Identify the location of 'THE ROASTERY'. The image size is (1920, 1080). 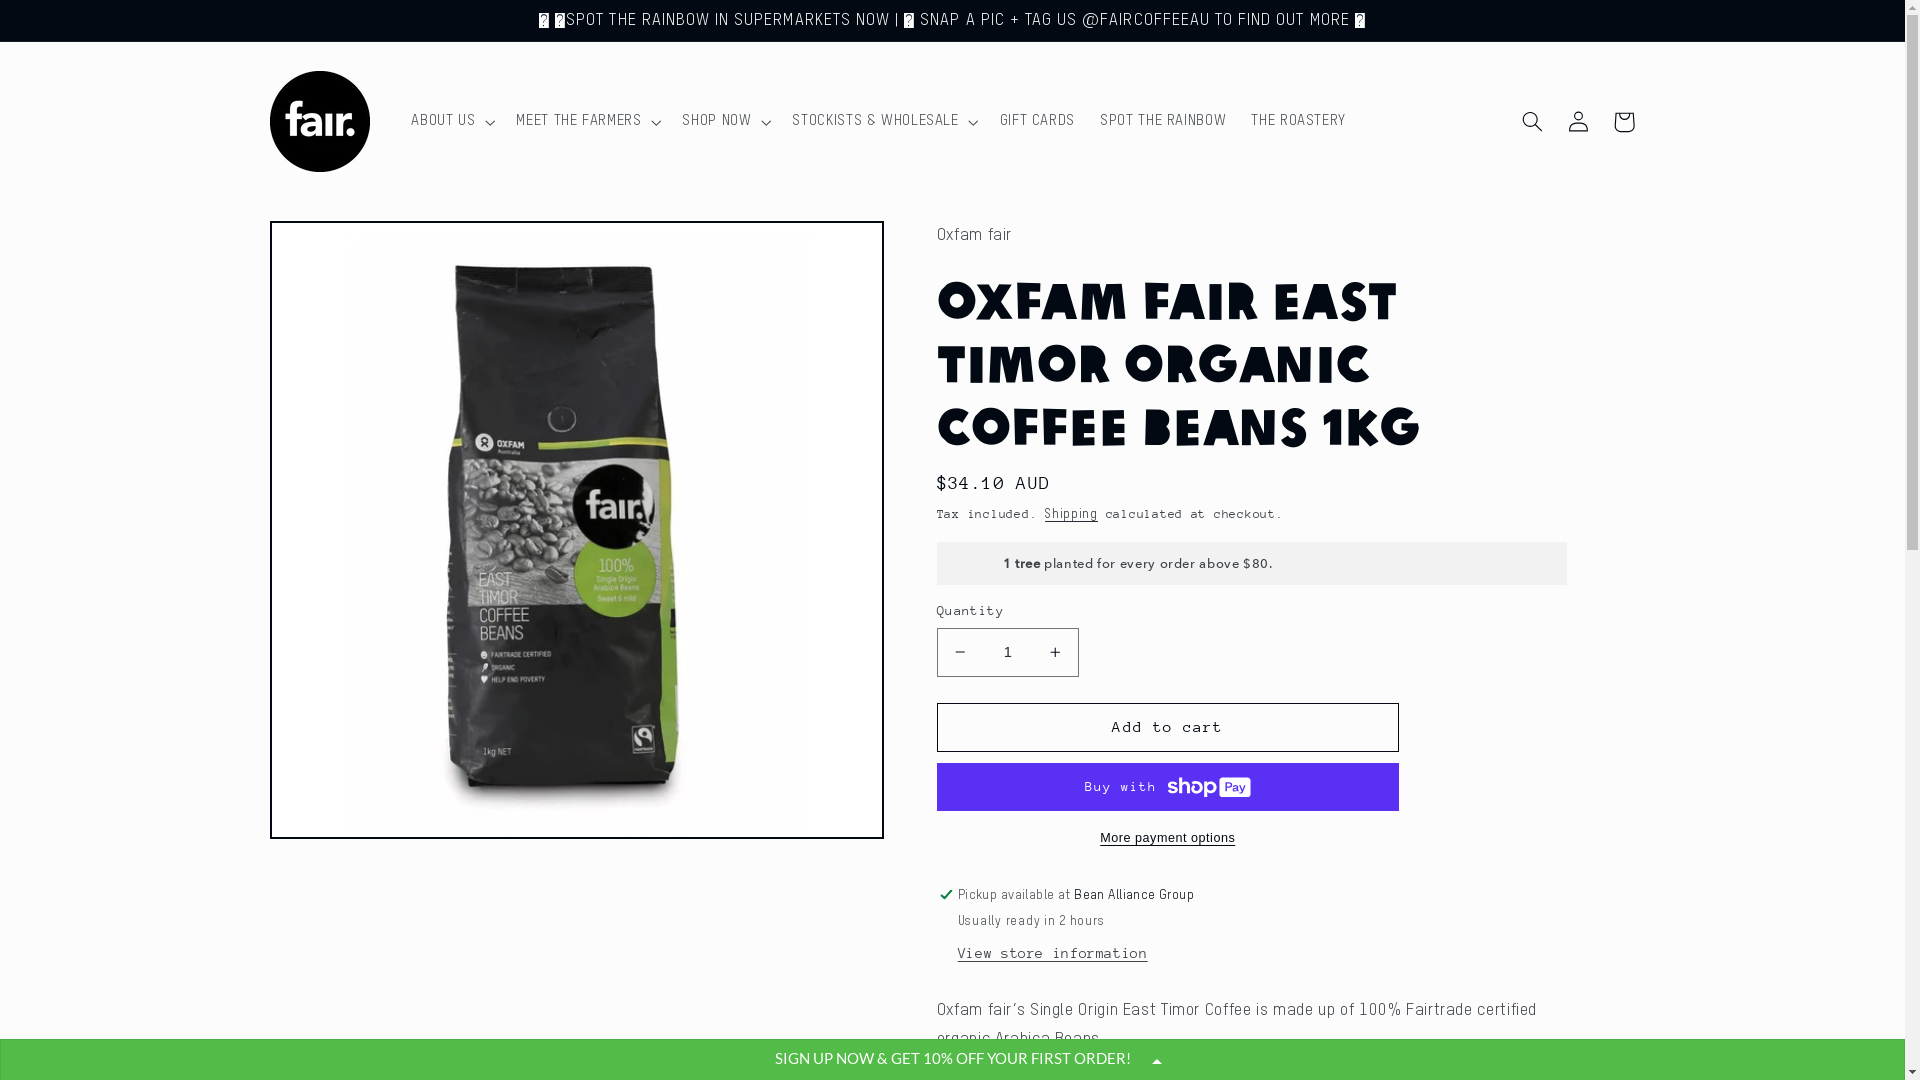
(1299, 122).